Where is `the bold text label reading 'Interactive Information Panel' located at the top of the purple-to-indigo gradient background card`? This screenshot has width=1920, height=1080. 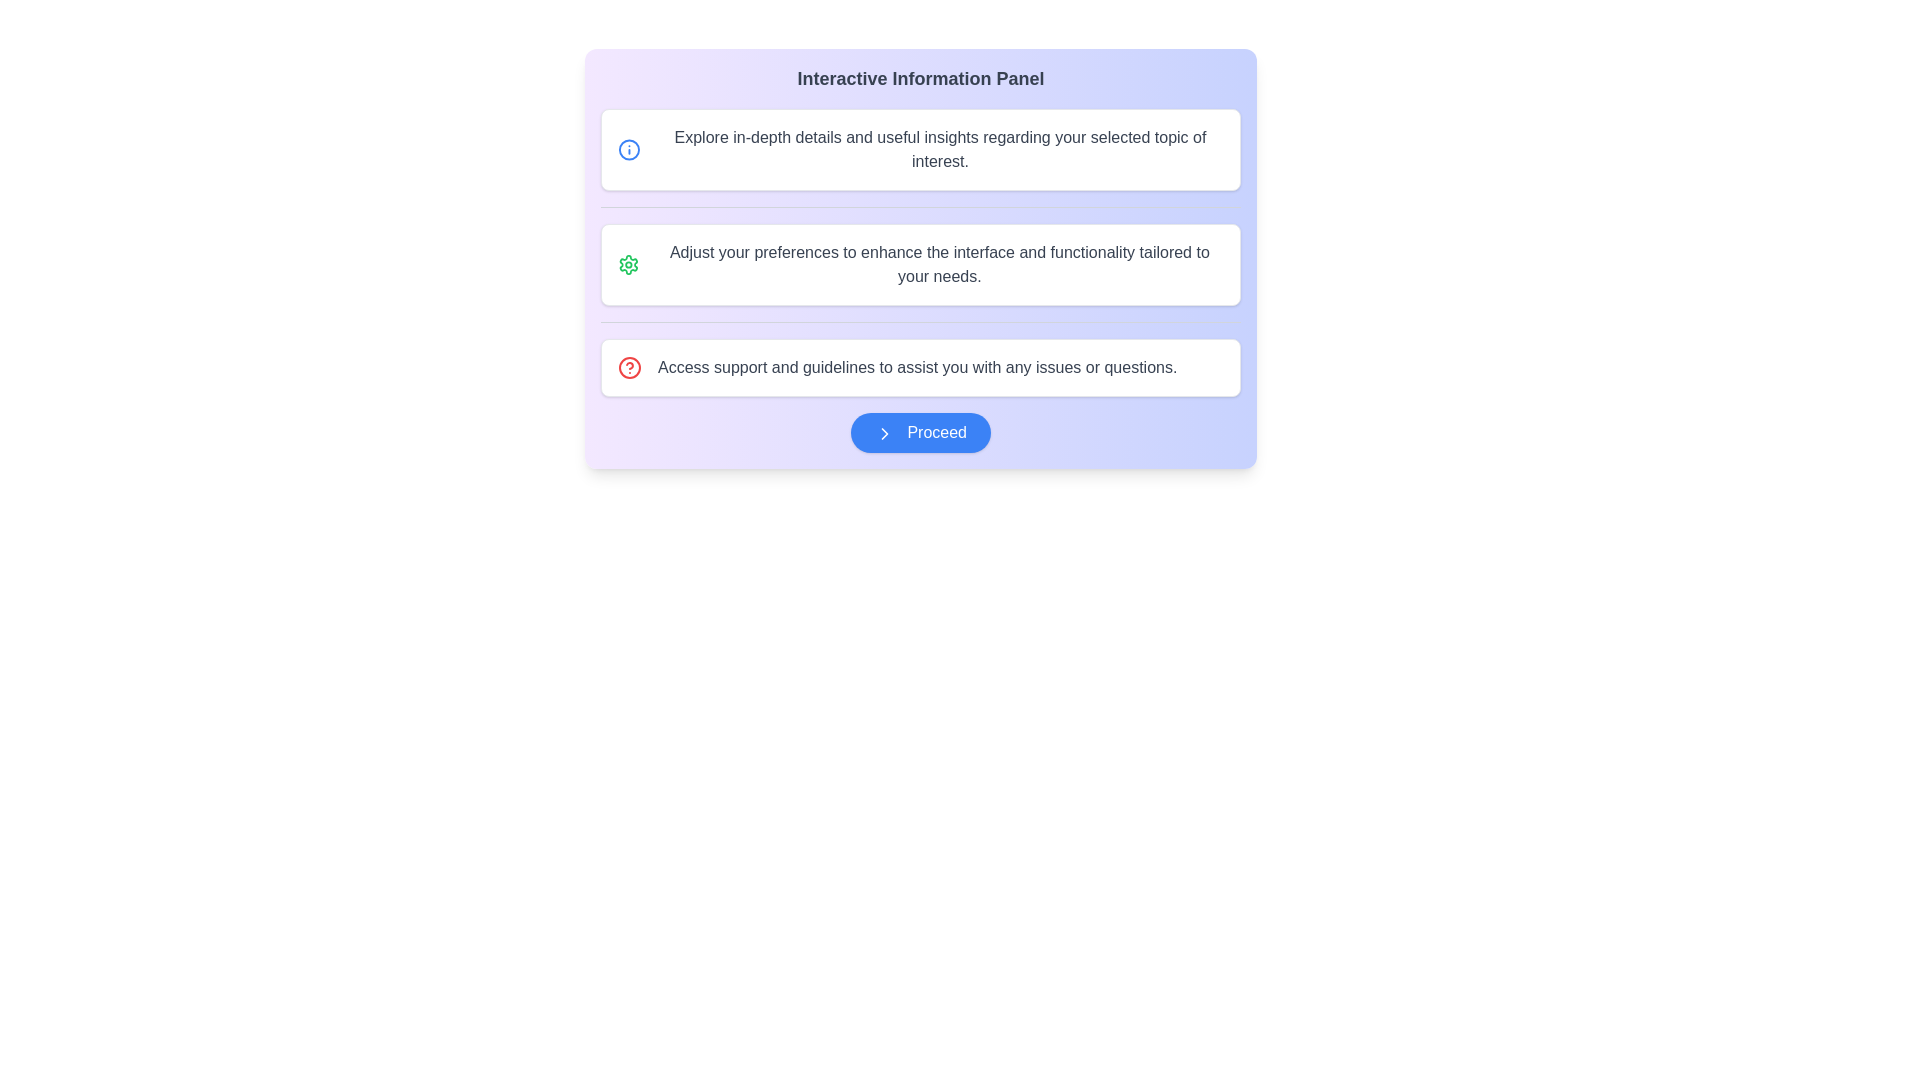
the bold text label reading 'Interactive Information Panel' located at the top of the purple-to-indigo gradient background card is located at coordinates (920, 77).